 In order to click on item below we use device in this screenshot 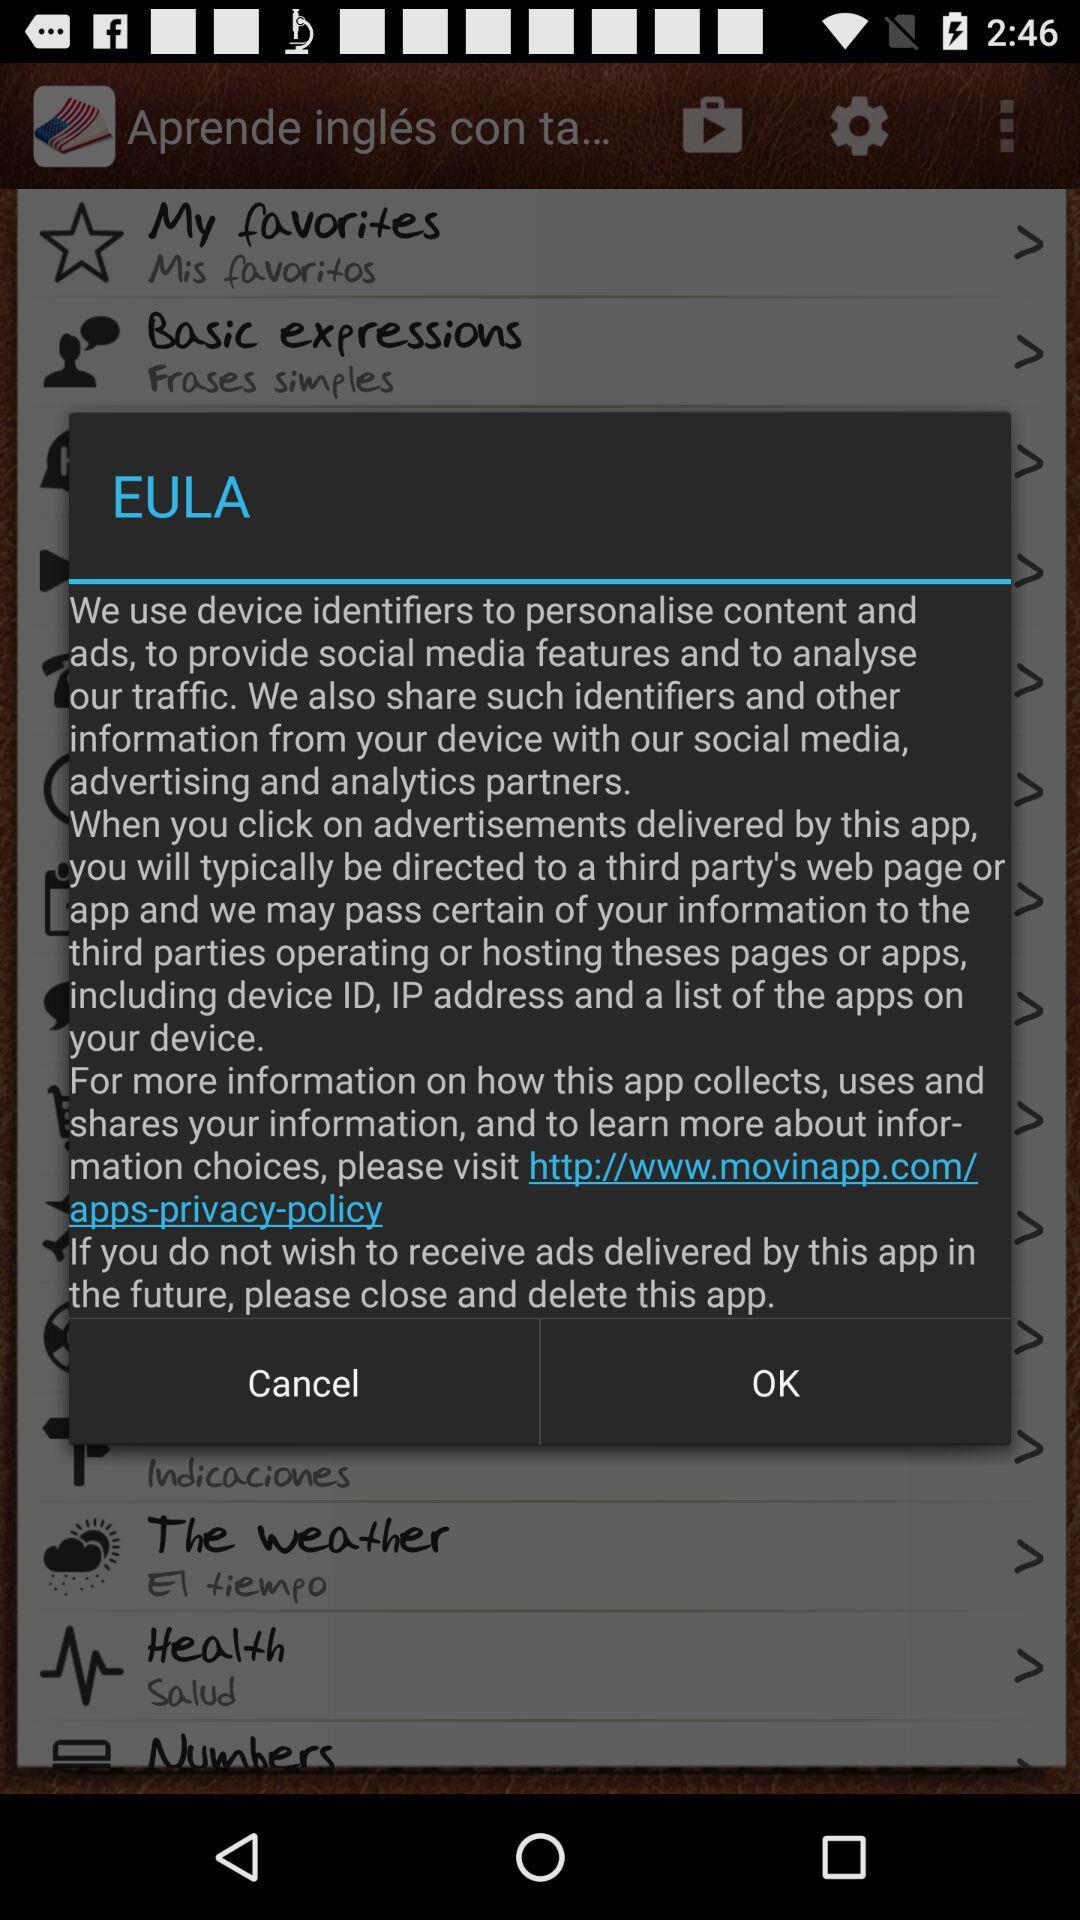, I will do `click(774, 1381)`.